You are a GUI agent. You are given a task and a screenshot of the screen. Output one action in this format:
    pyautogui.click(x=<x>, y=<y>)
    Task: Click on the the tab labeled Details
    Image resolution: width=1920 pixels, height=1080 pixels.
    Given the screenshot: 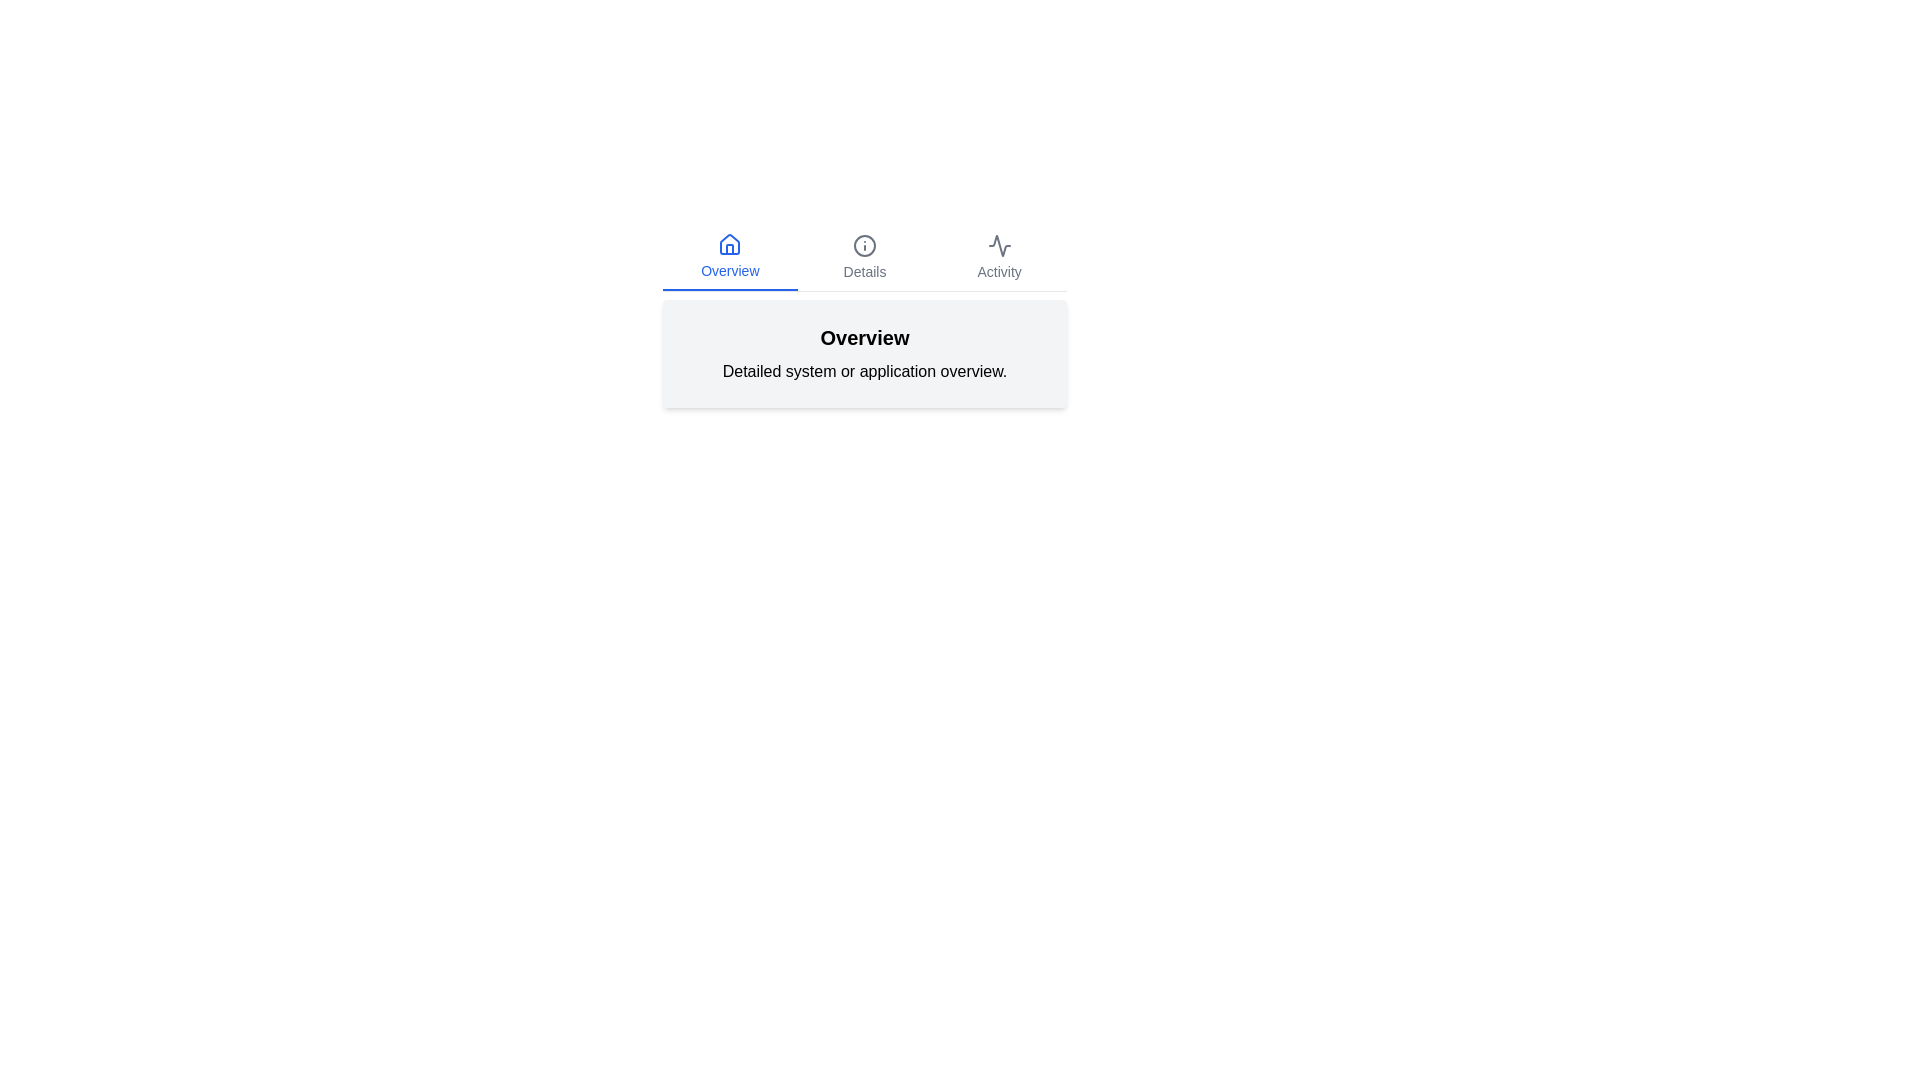 What is the action you would take?
    pyautogui.click(x=864, y=257)
    